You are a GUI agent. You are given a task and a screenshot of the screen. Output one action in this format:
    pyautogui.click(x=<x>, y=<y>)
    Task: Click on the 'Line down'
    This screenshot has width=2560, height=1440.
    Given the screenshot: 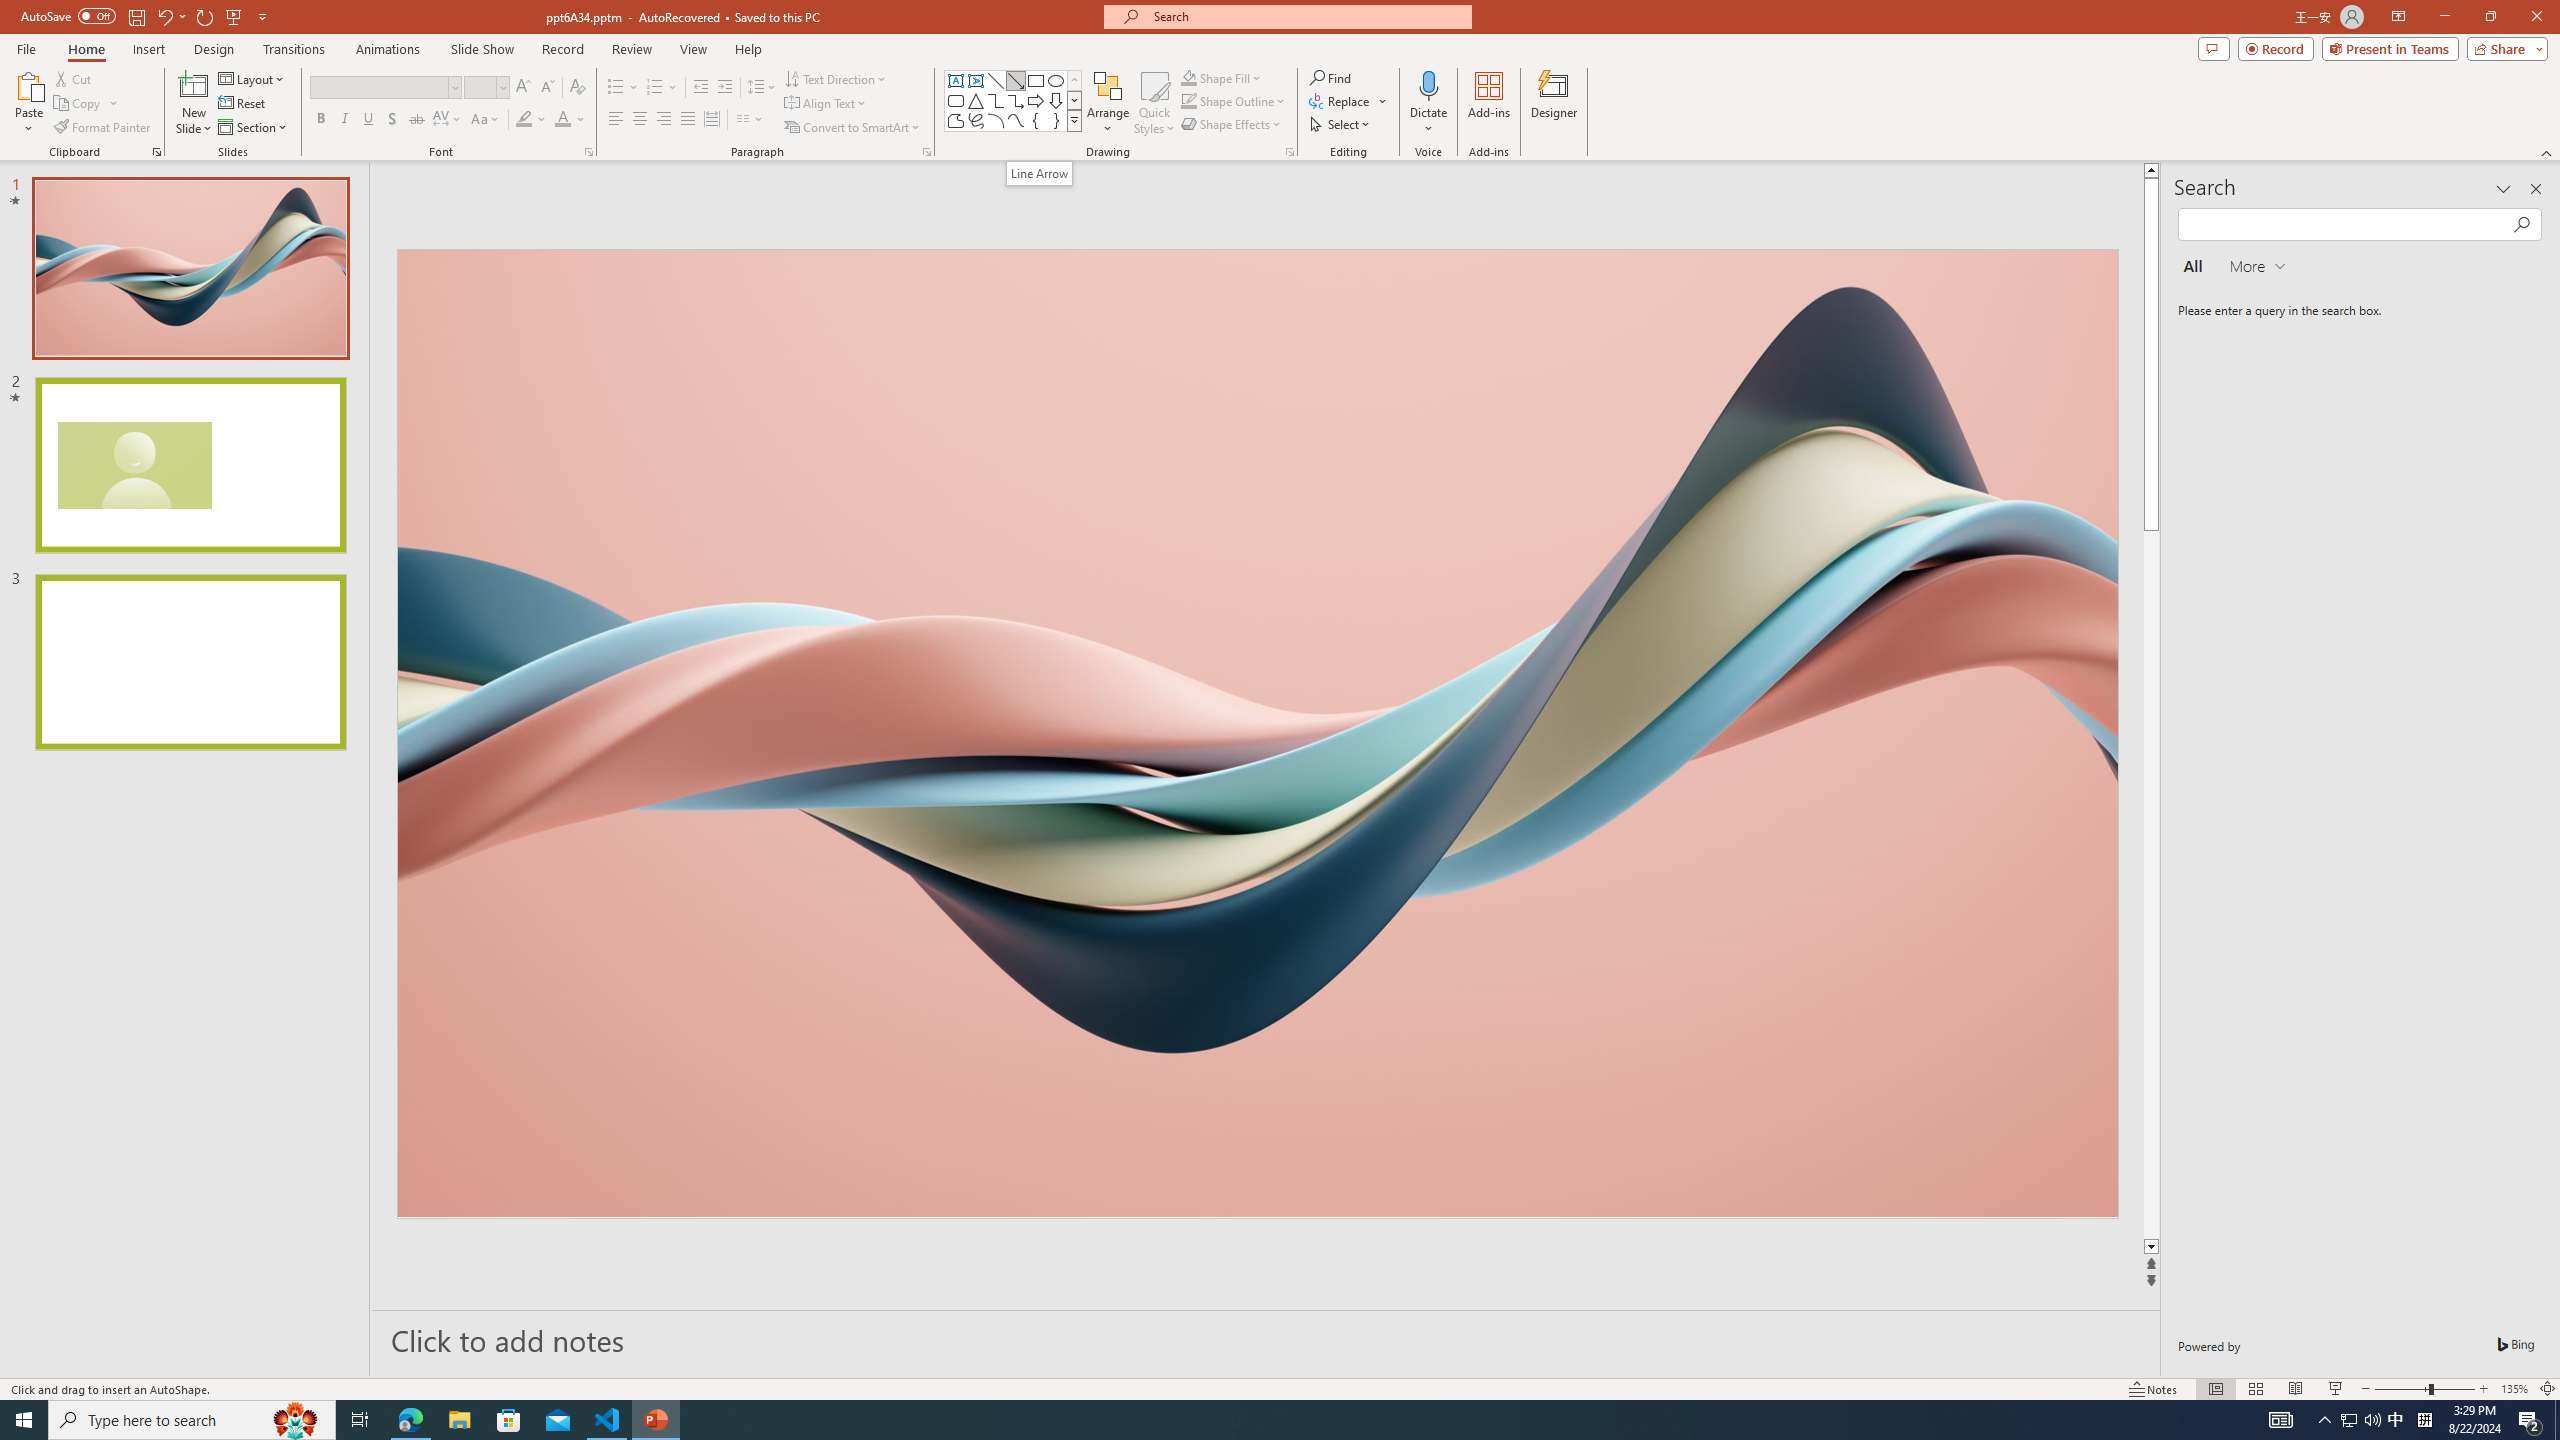 What is the action you would take?
    pyautogui.click(x=2151, y=1246)
    